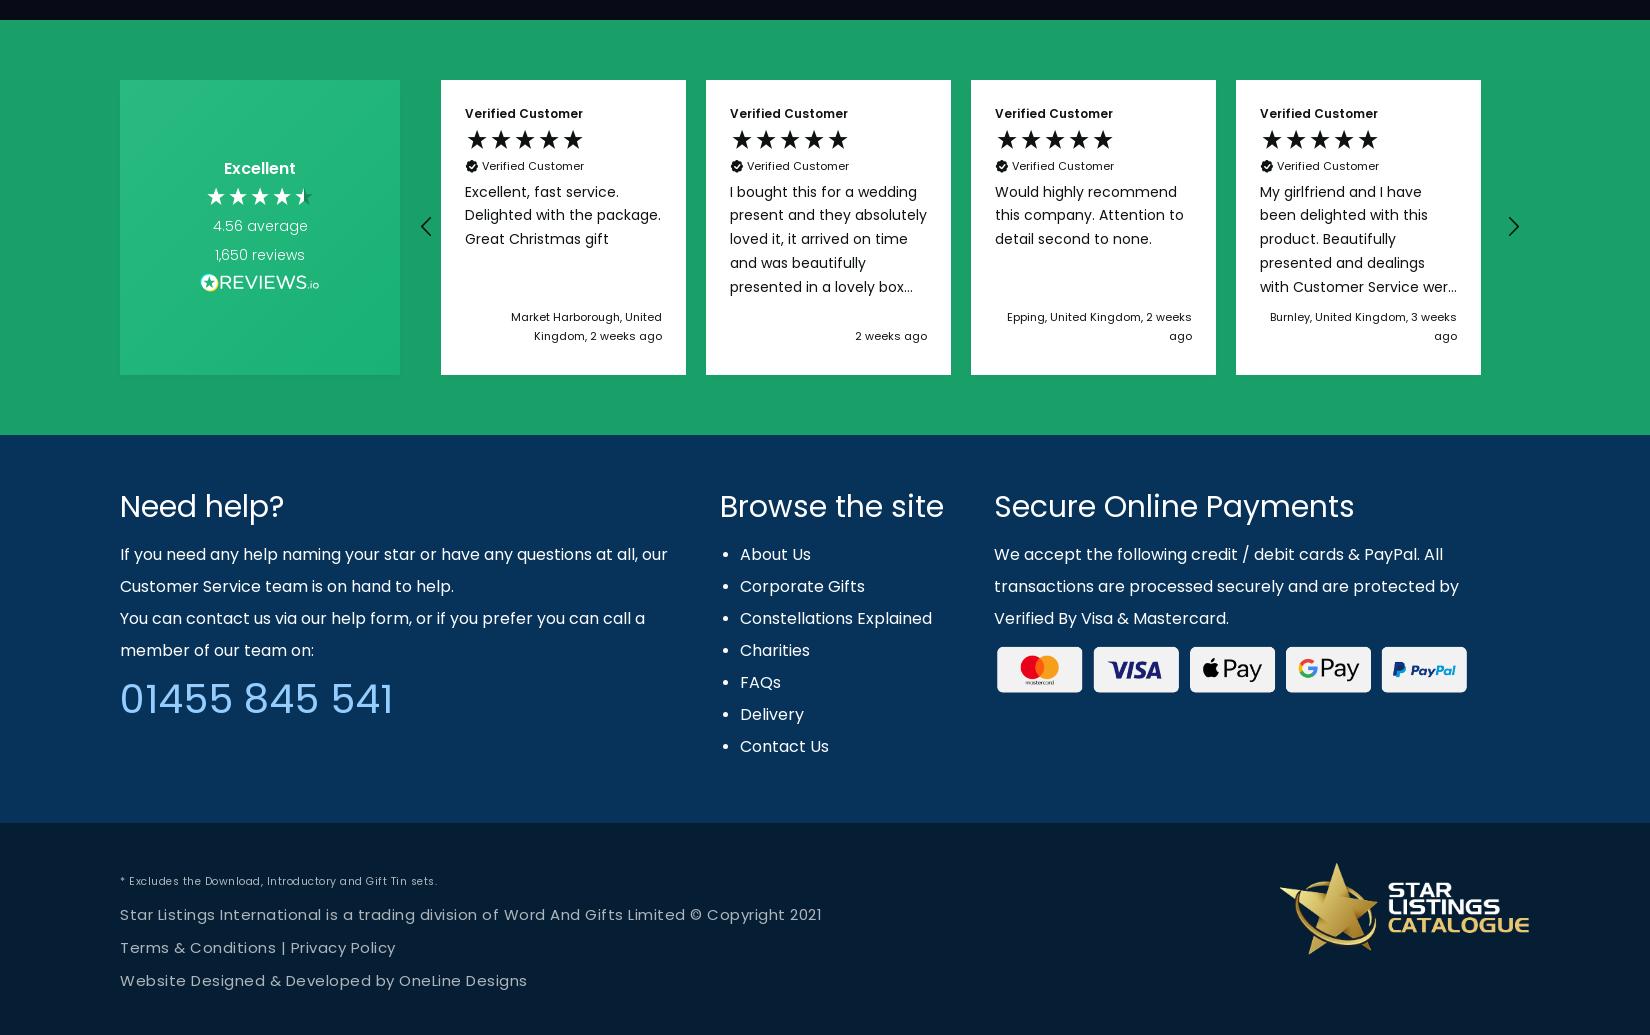  What do you see at coordinates (205, 506) in the screenshot?
I see `'Need help?'` at bounding box center [205, 506].